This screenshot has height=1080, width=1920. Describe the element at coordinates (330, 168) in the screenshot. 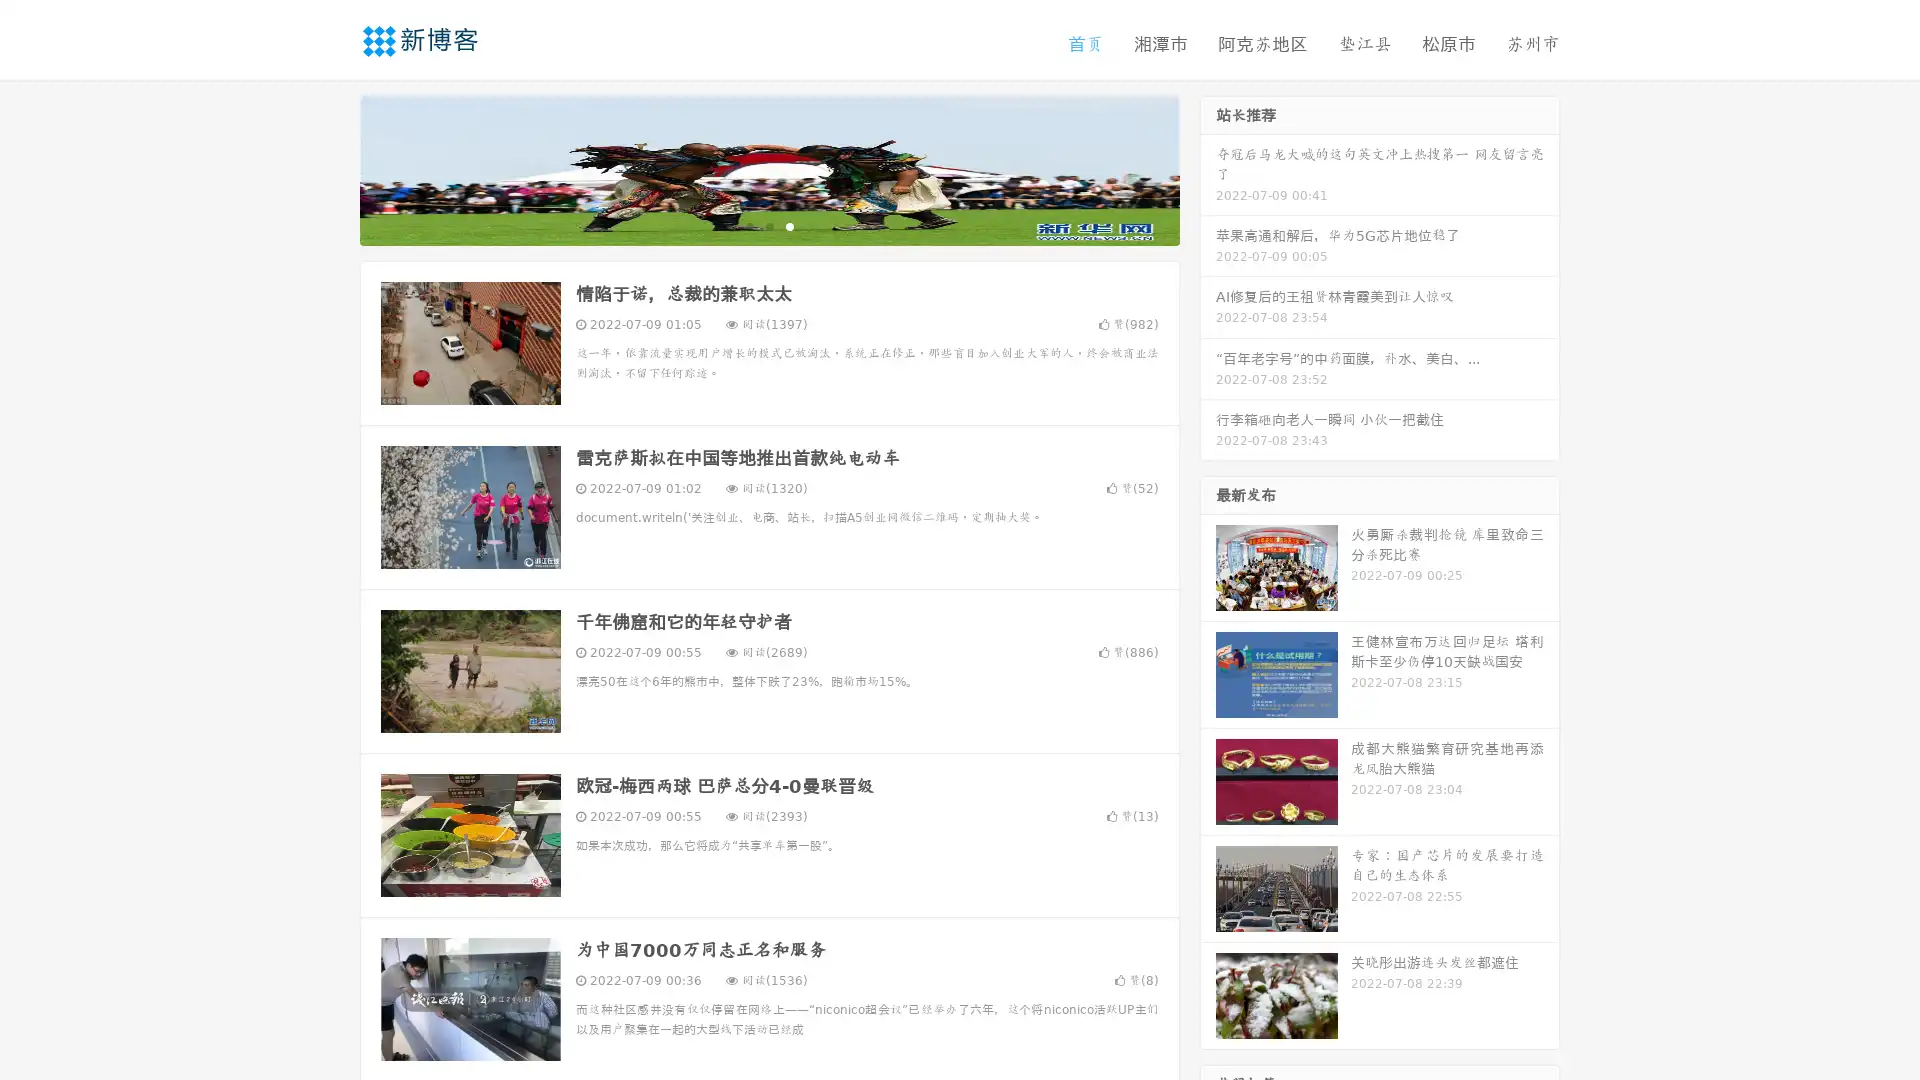

I see `Previous slide` at that location.